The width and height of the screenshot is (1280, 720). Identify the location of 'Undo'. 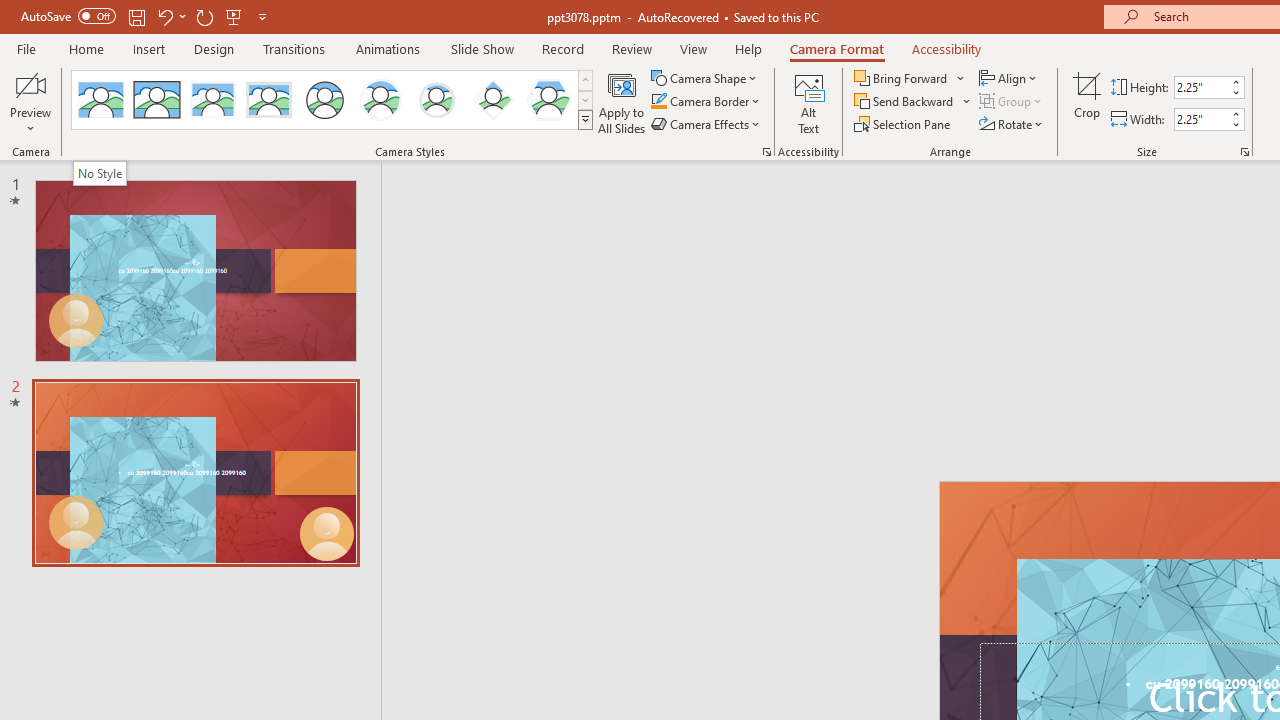
(164, 16).